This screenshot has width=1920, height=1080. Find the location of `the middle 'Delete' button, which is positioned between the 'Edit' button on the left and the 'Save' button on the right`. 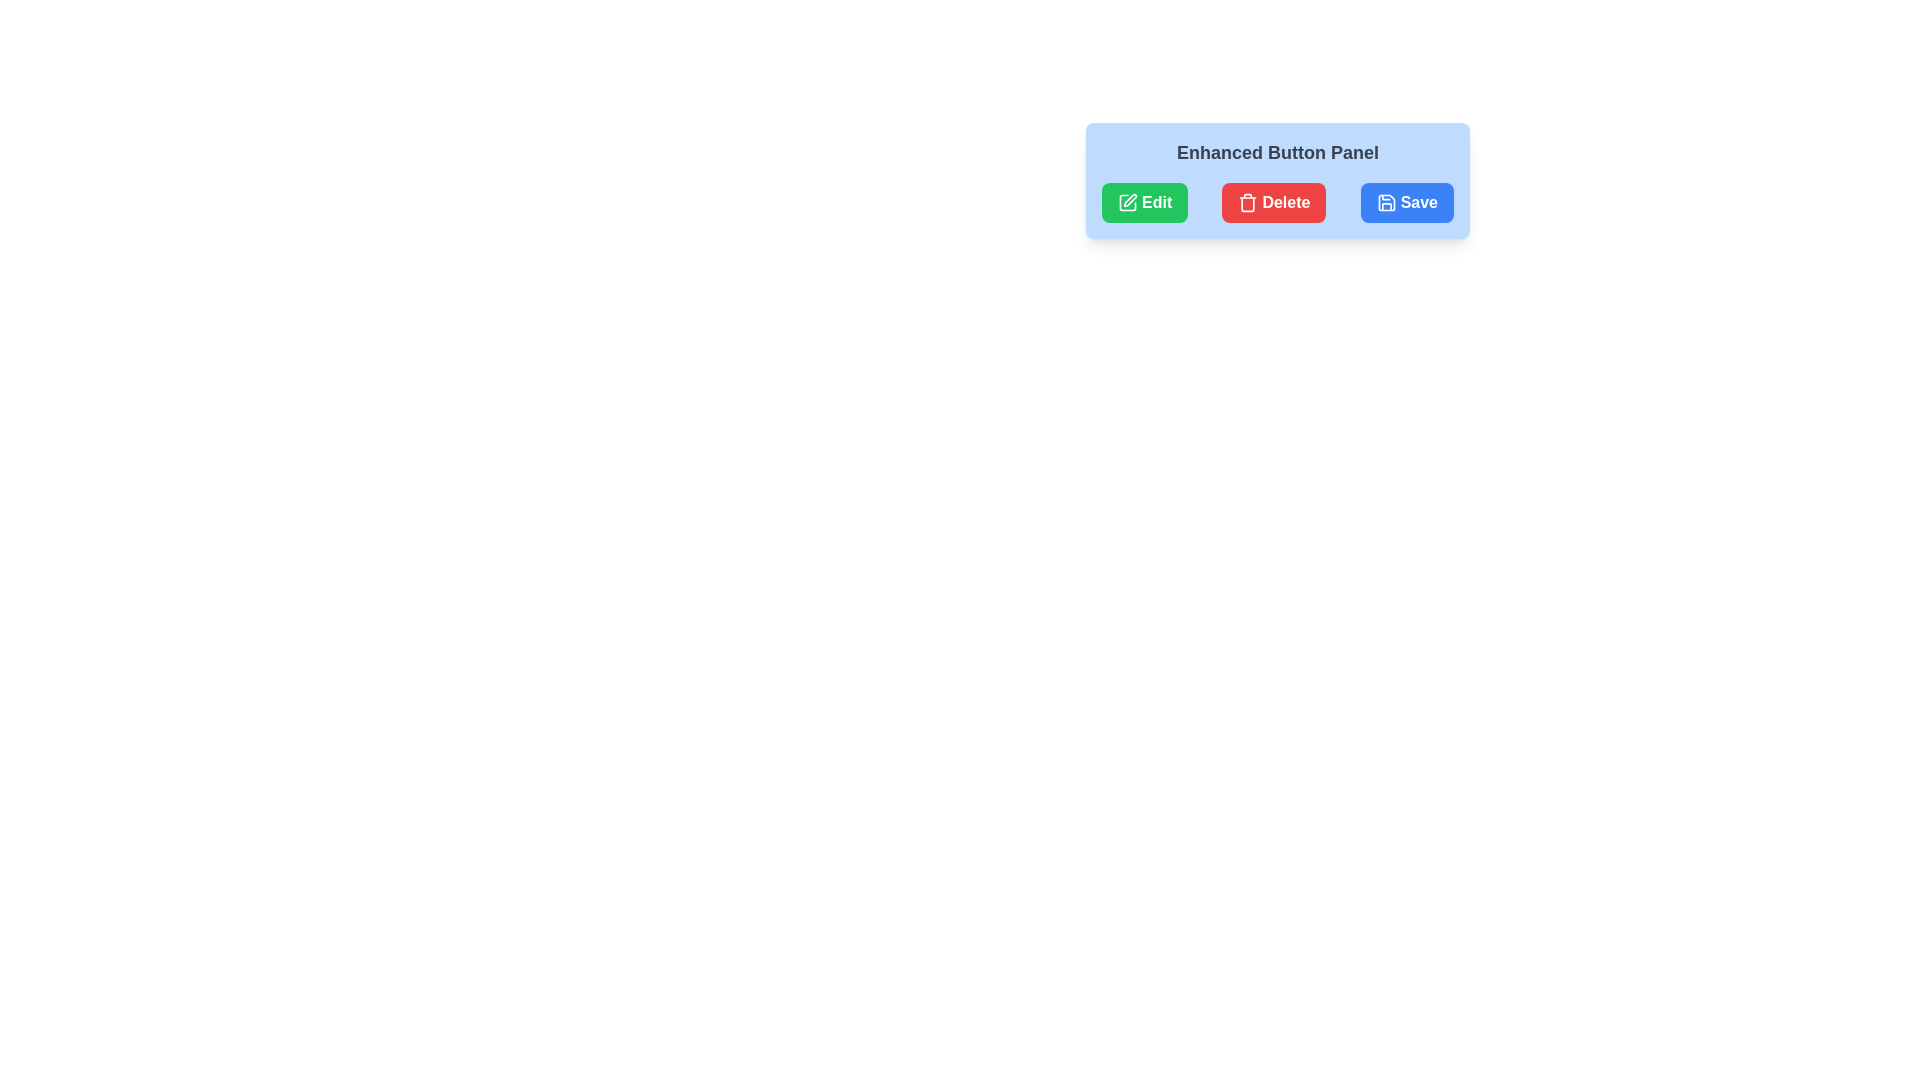

the middle 'Delete' button, which is positioned between the 'Edit' button on the left and the 'Save' button on the right is located at coordinates (1273, 203).